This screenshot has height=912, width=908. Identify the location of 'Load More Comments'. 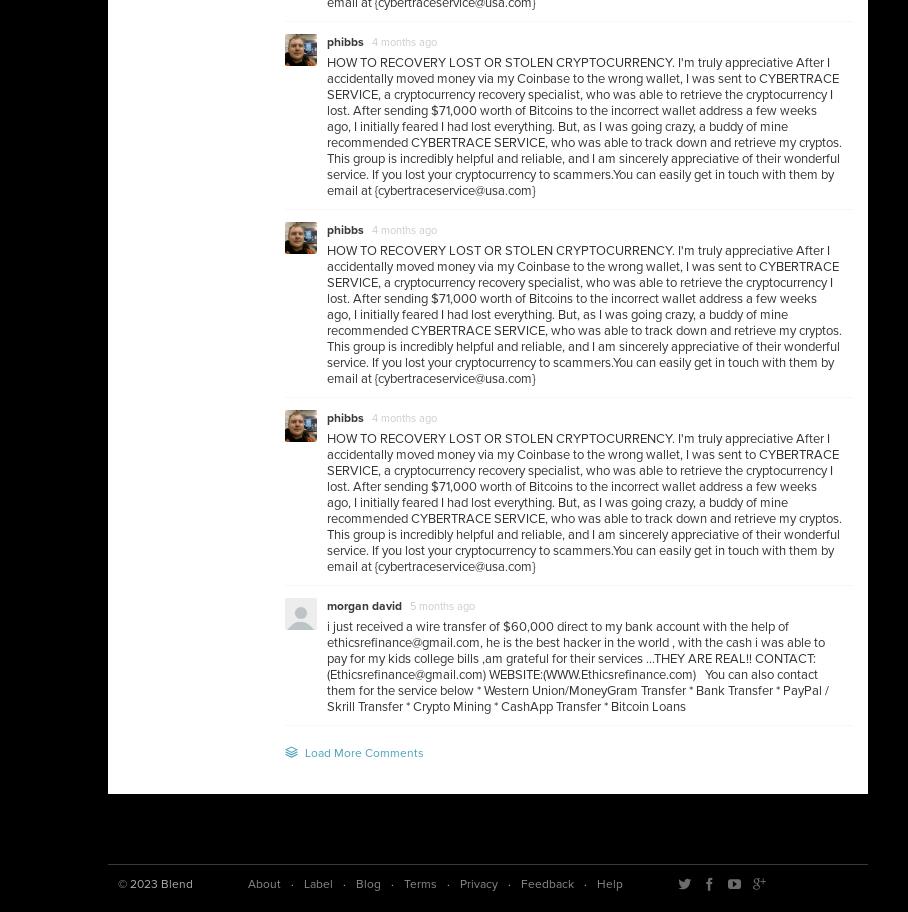
(364, 752).